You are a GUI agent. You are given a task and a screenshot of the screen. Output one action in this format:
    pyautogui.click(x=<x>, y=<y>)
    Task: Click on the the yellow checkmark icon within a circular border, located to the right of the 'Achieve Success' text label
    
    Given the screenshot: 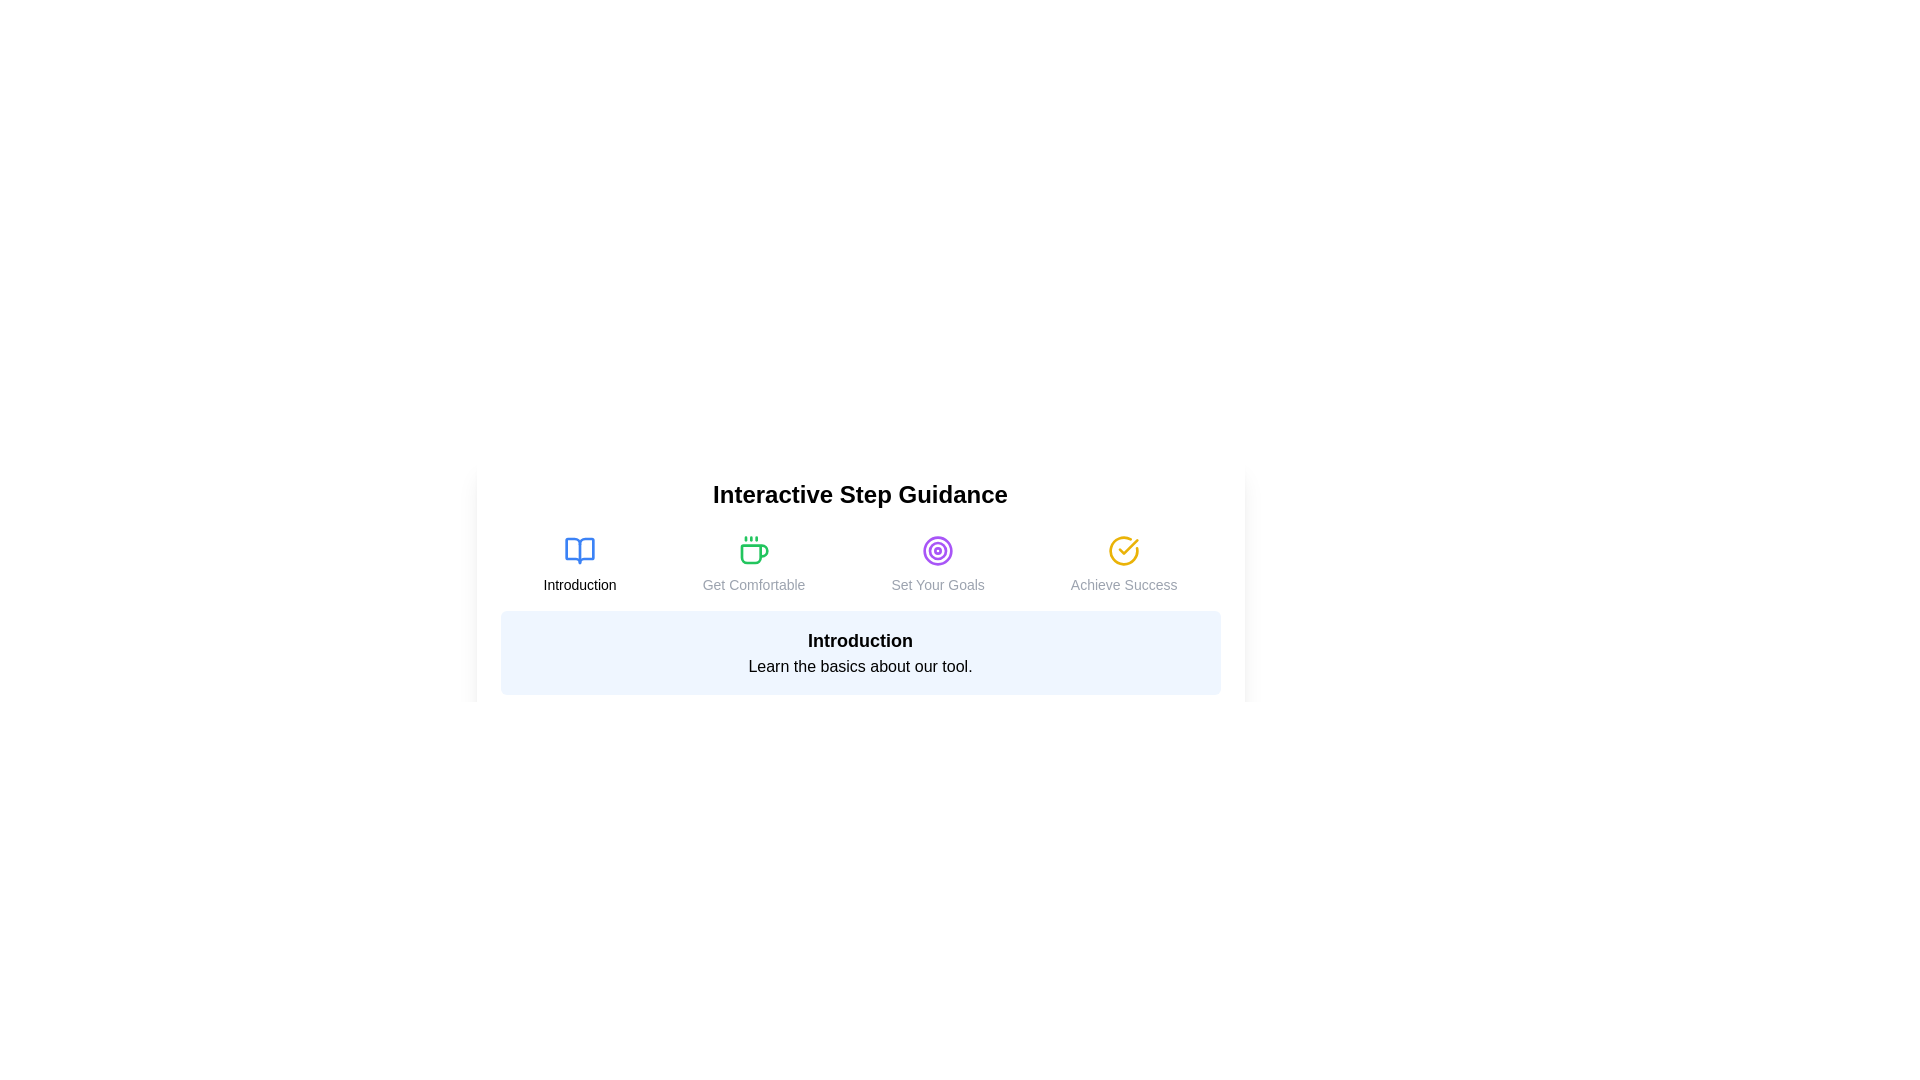 What is the action you would take?
    pyautogui.click(x=1128, y=547)
    